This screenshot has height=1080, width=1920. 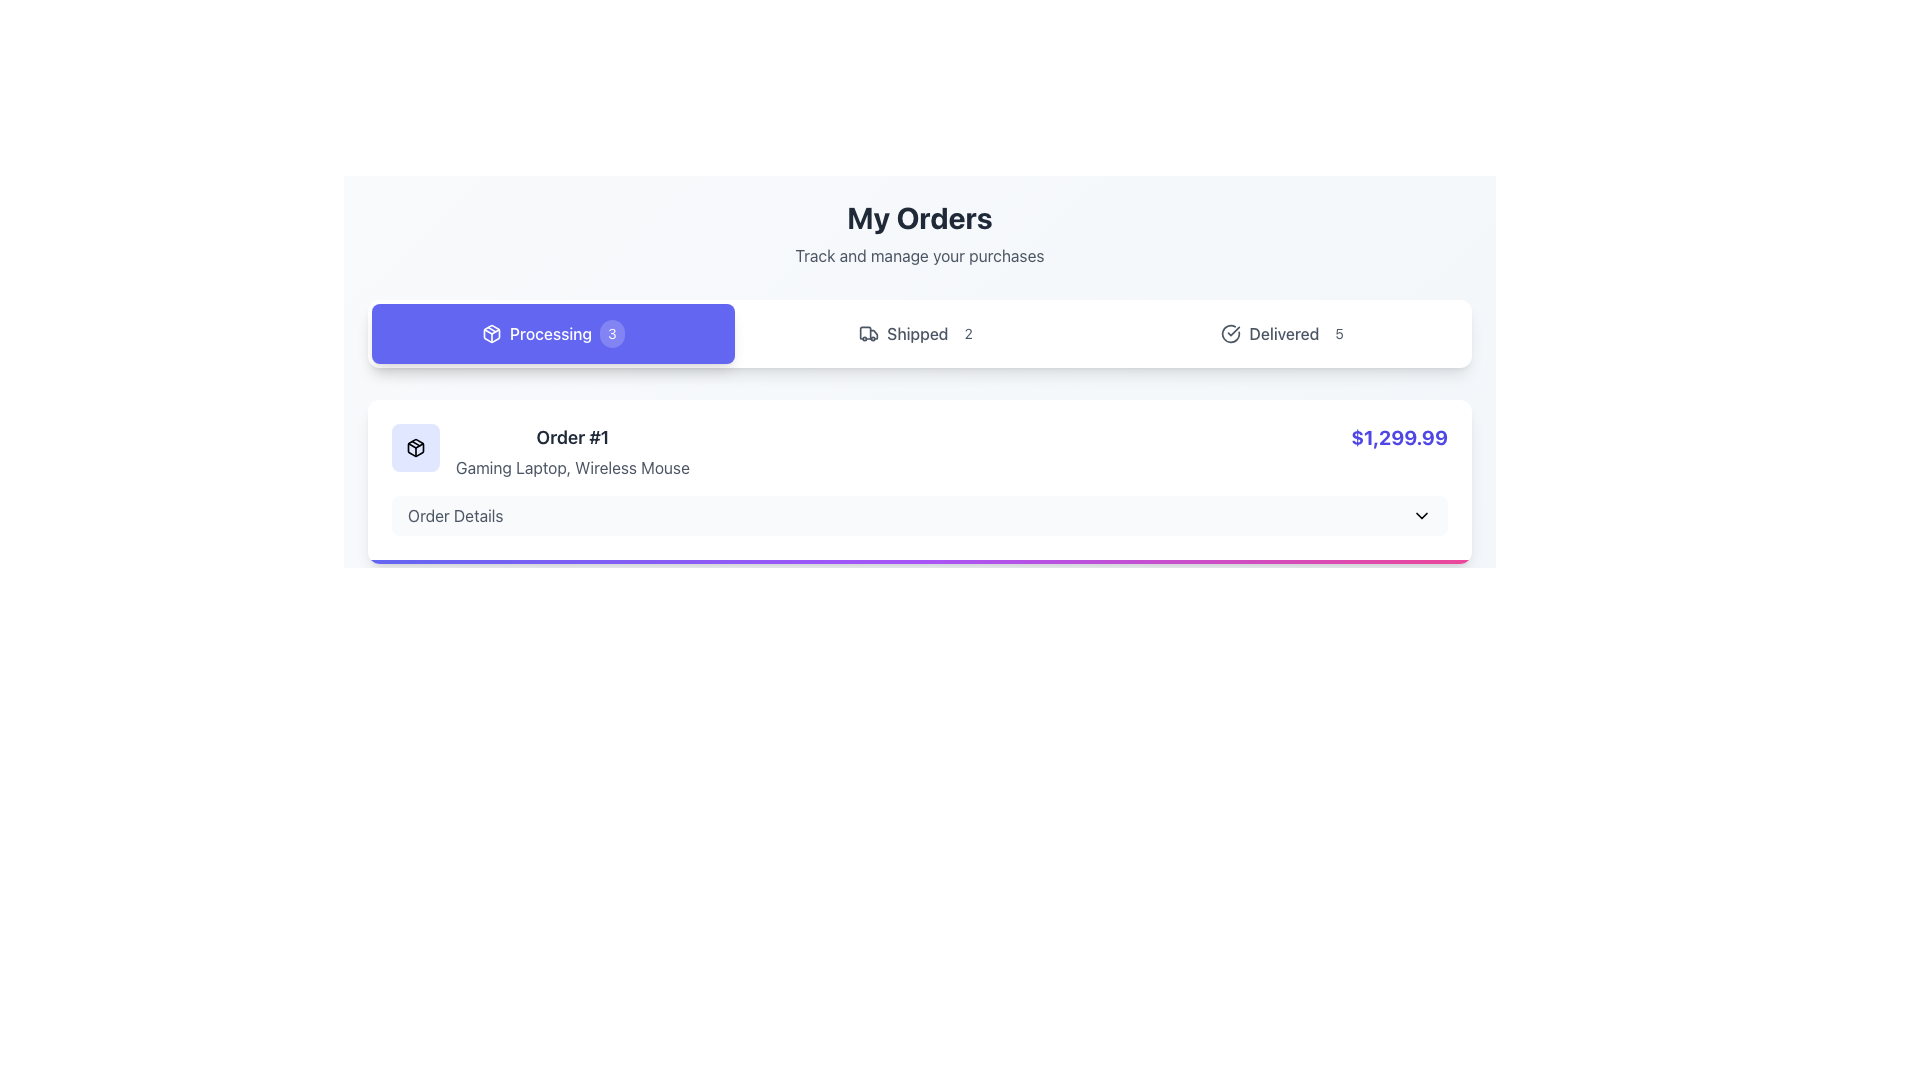 What do you see at coordinates (919, 254) in the screenshot?
I see `the static text element that reads 'Track and manage your purchases', which is styled in a medium-sized, light gray font and located directly beneath the title 'My Orders'` at bounding box center [919, 254].